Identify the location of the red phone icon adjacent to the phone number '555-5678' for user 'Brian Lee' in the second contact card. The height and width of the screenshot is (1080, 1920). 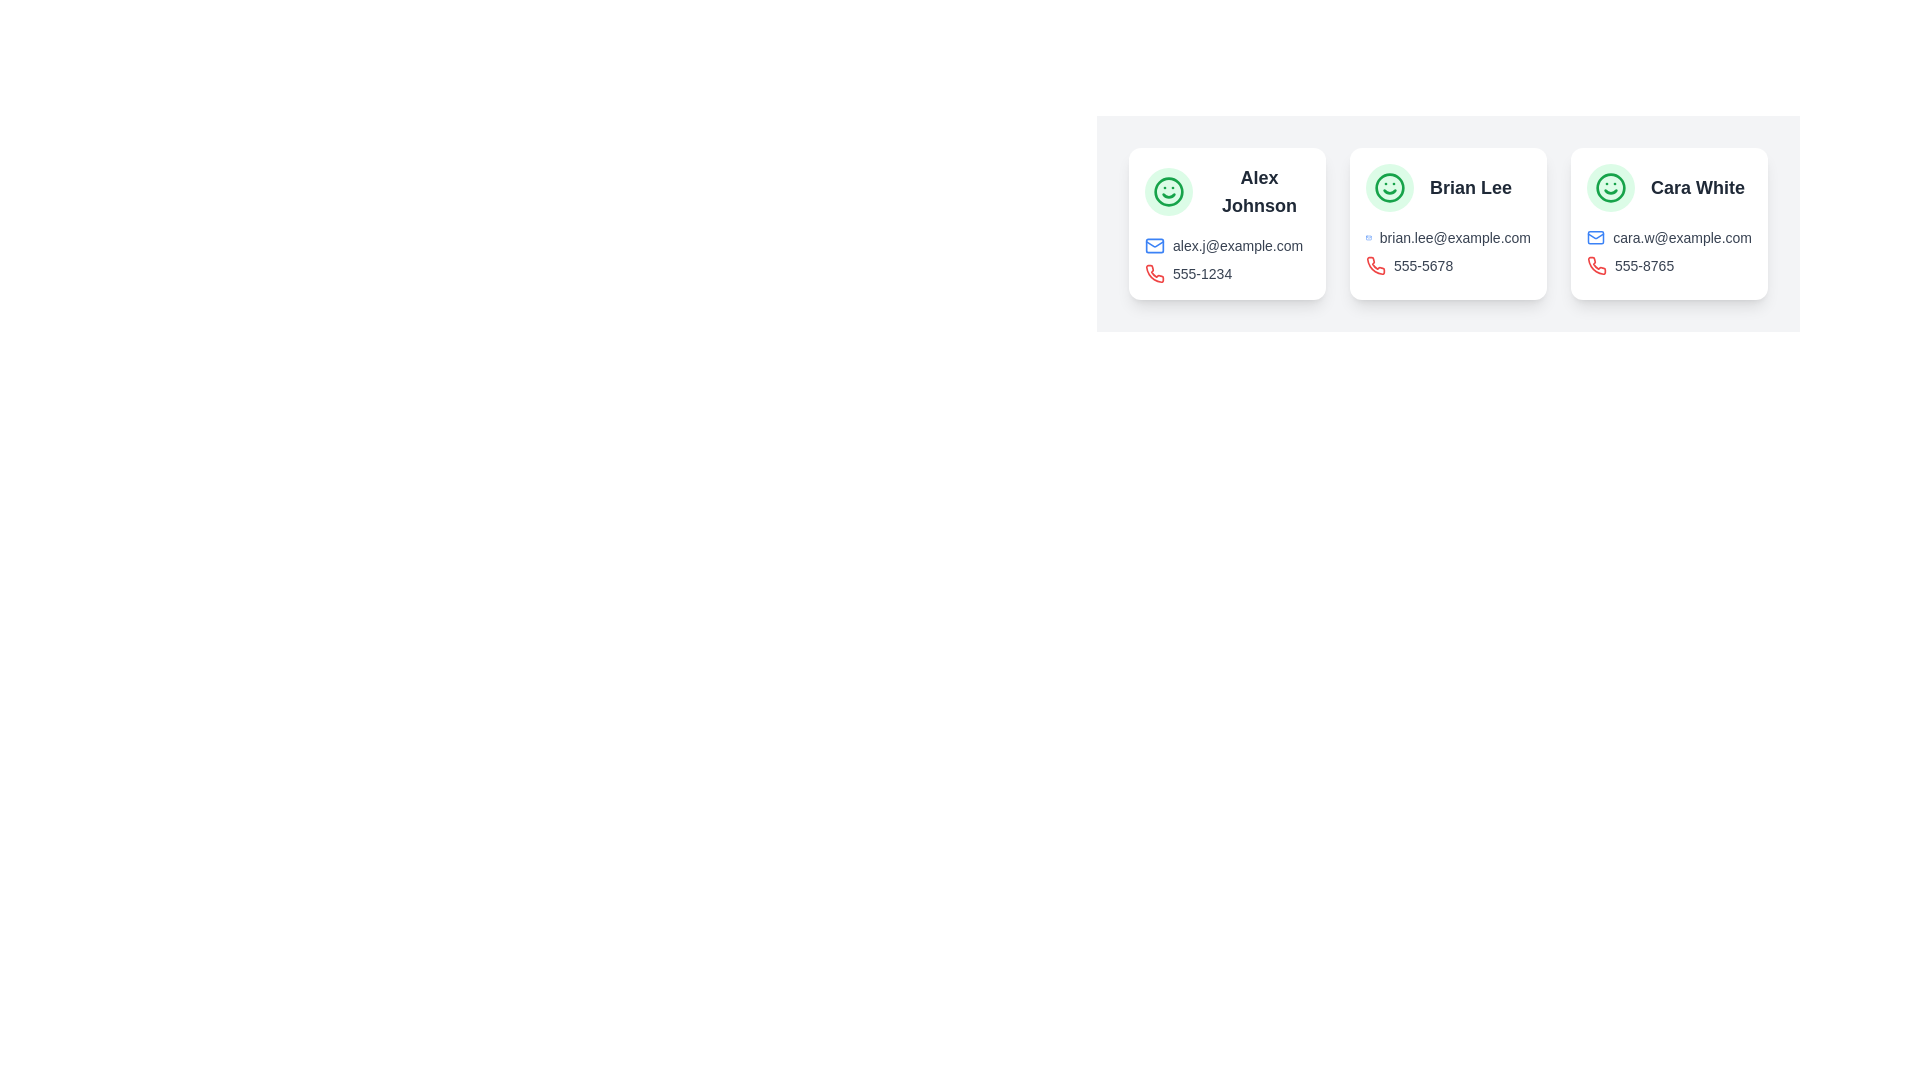
(1375, 265).